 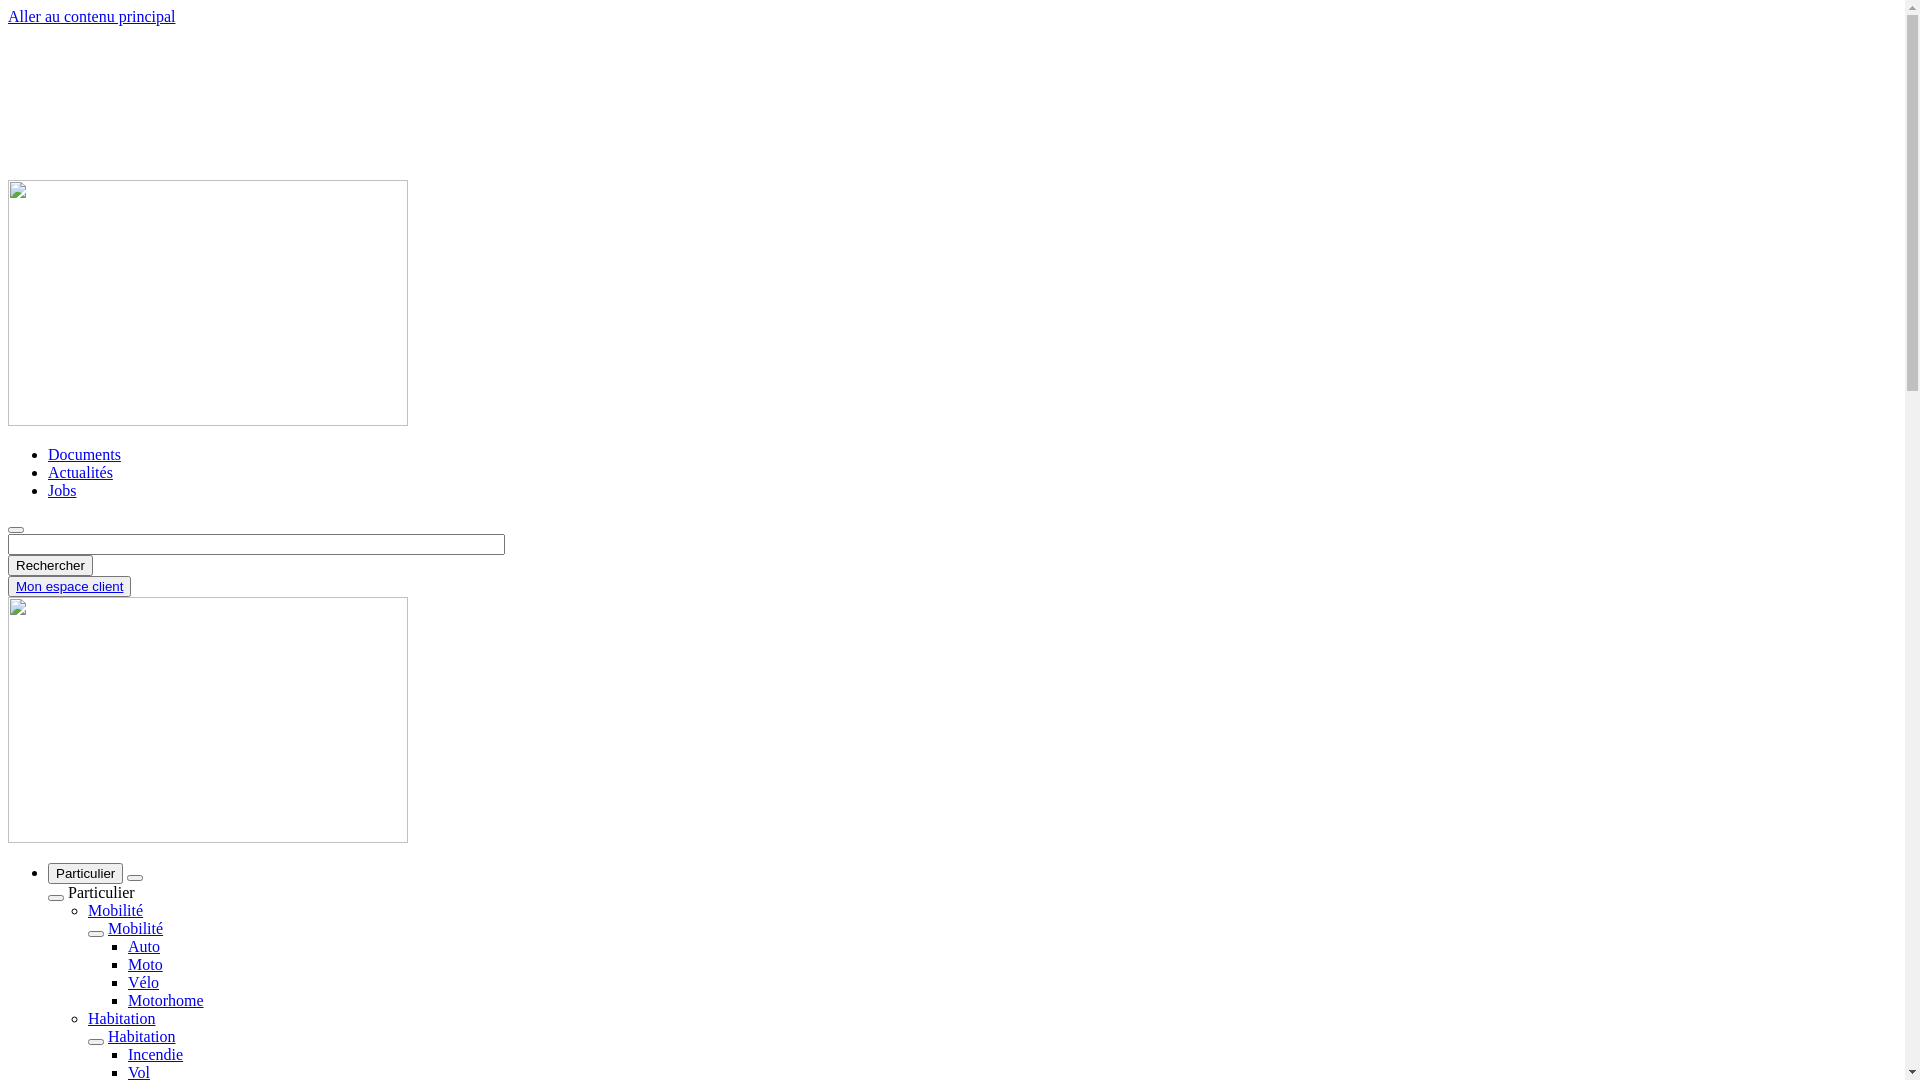 I want to click on 'Habitation', so click(x=107, y=1035).